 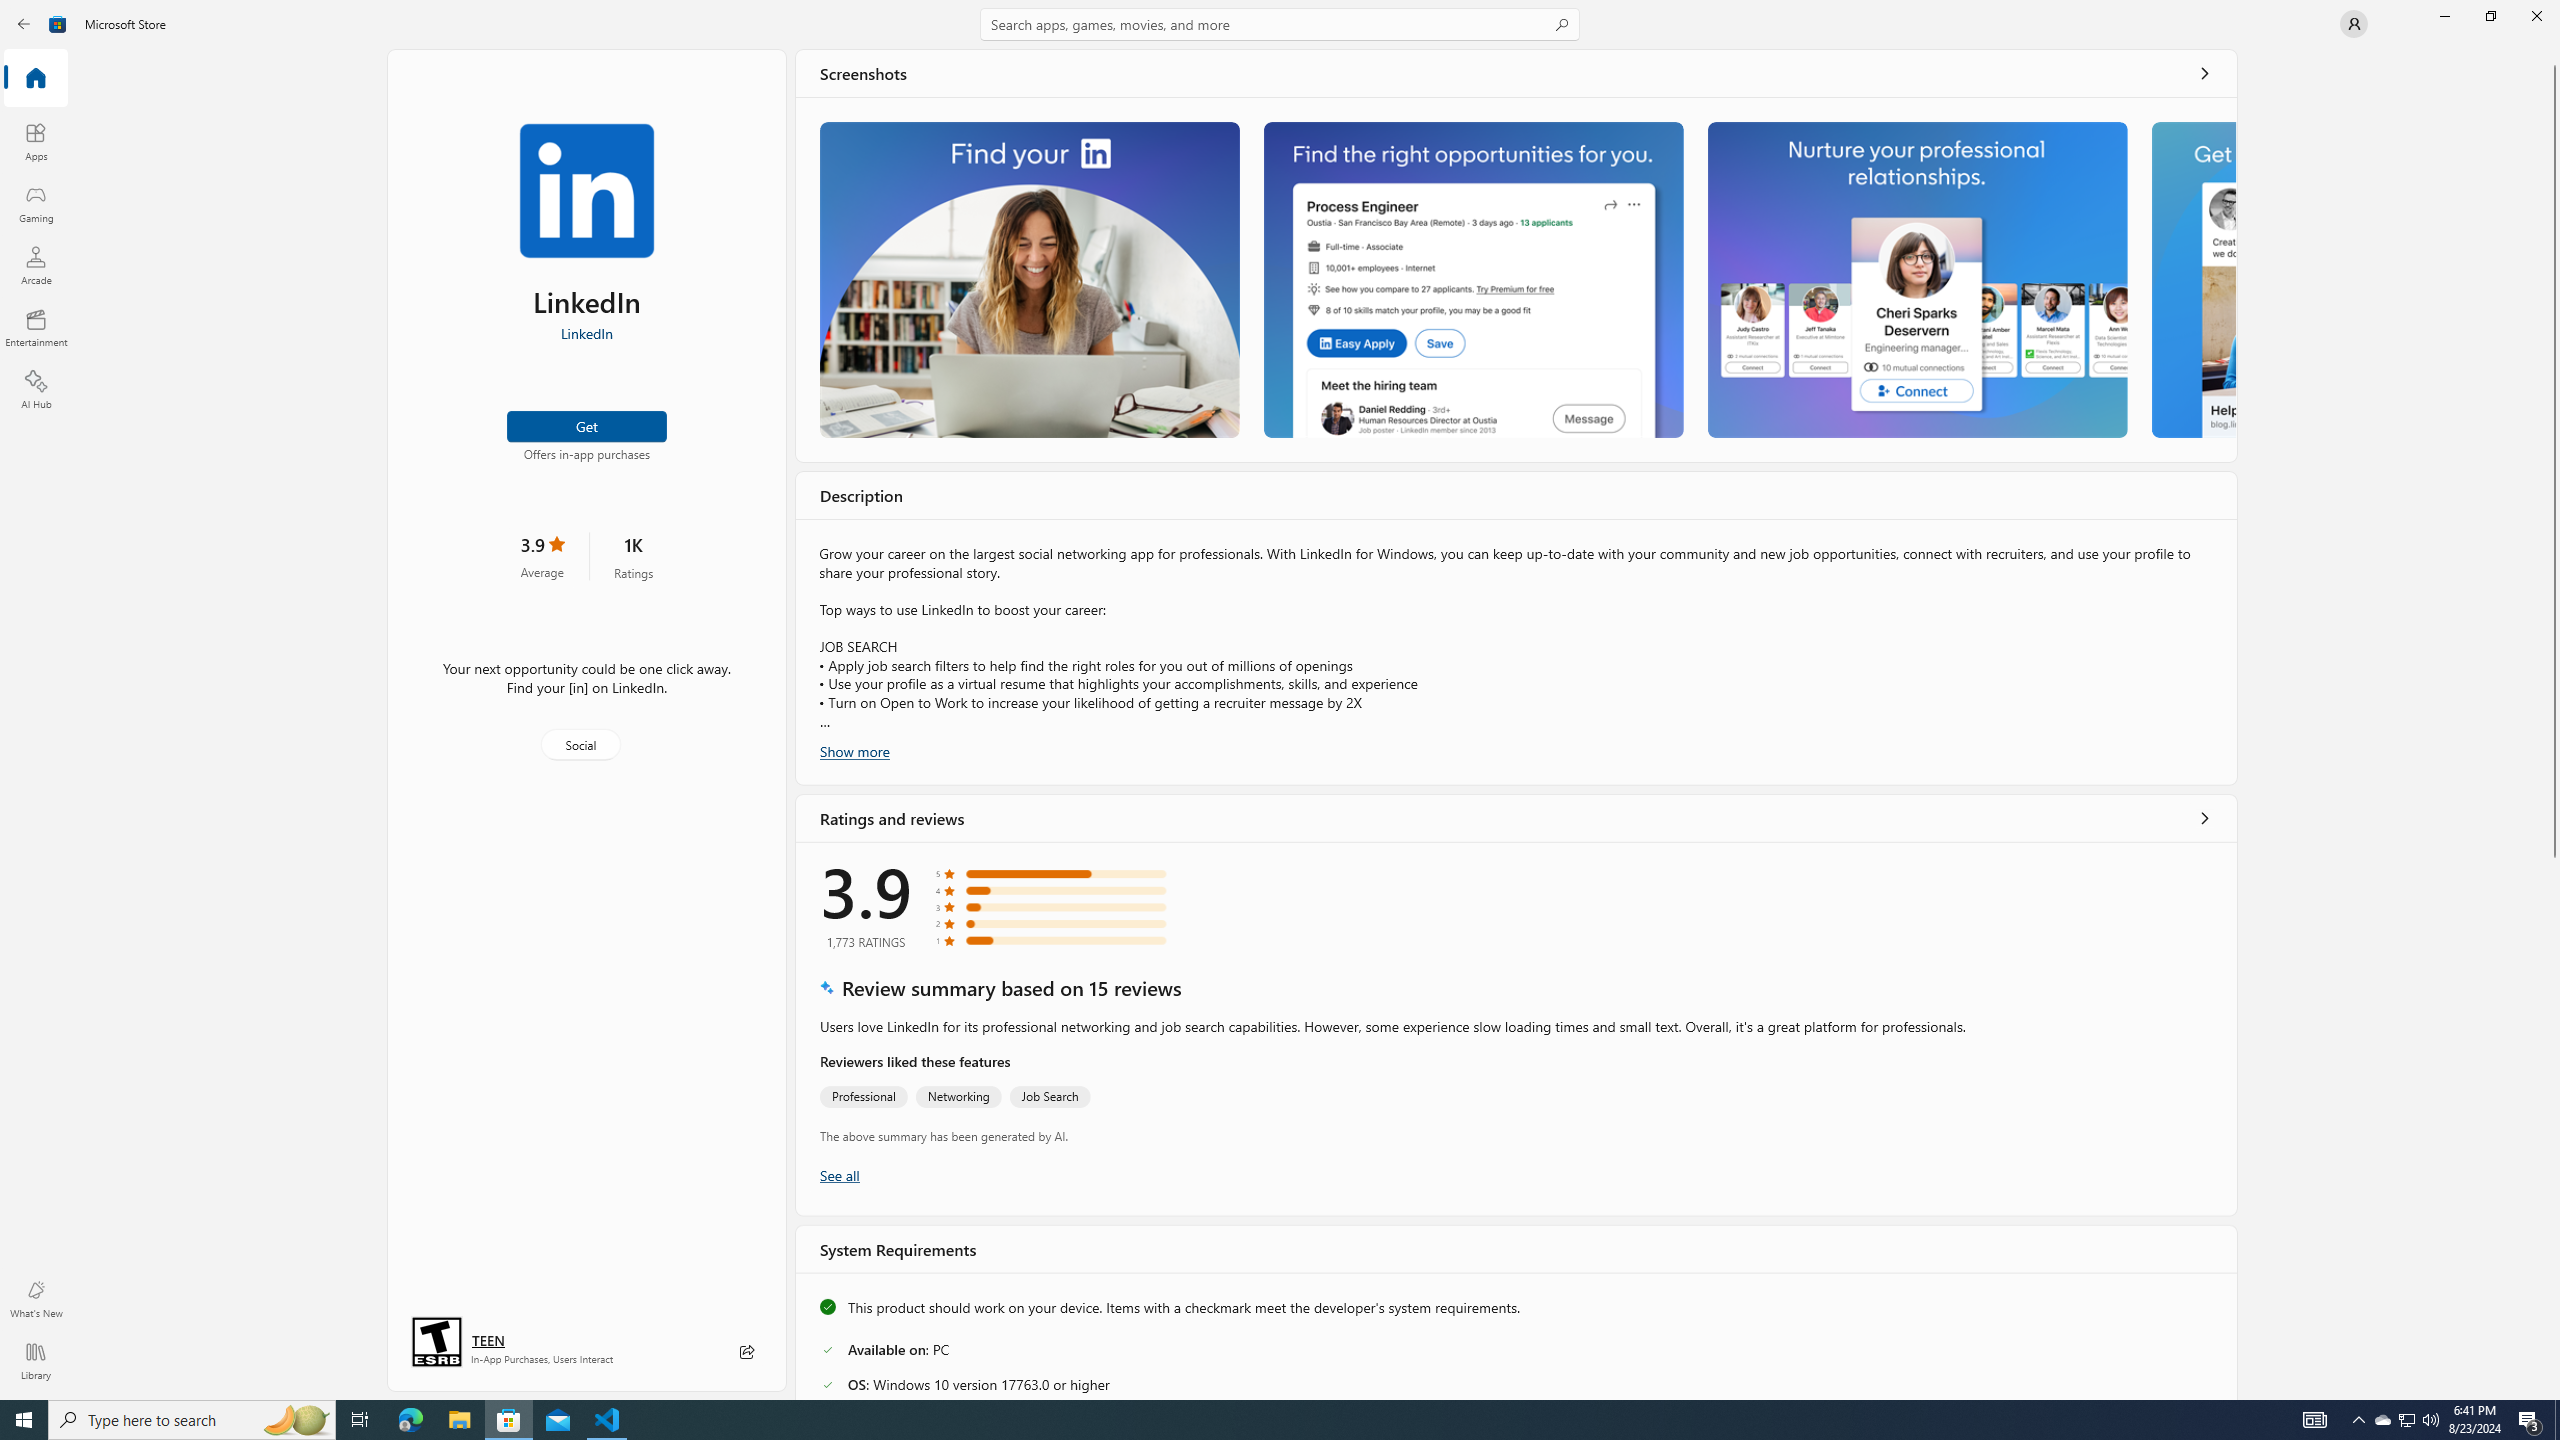 What do you see at coordinates (852, 750) in the screenshot?
I see `'Show more'` at bounding box center [852, 750].